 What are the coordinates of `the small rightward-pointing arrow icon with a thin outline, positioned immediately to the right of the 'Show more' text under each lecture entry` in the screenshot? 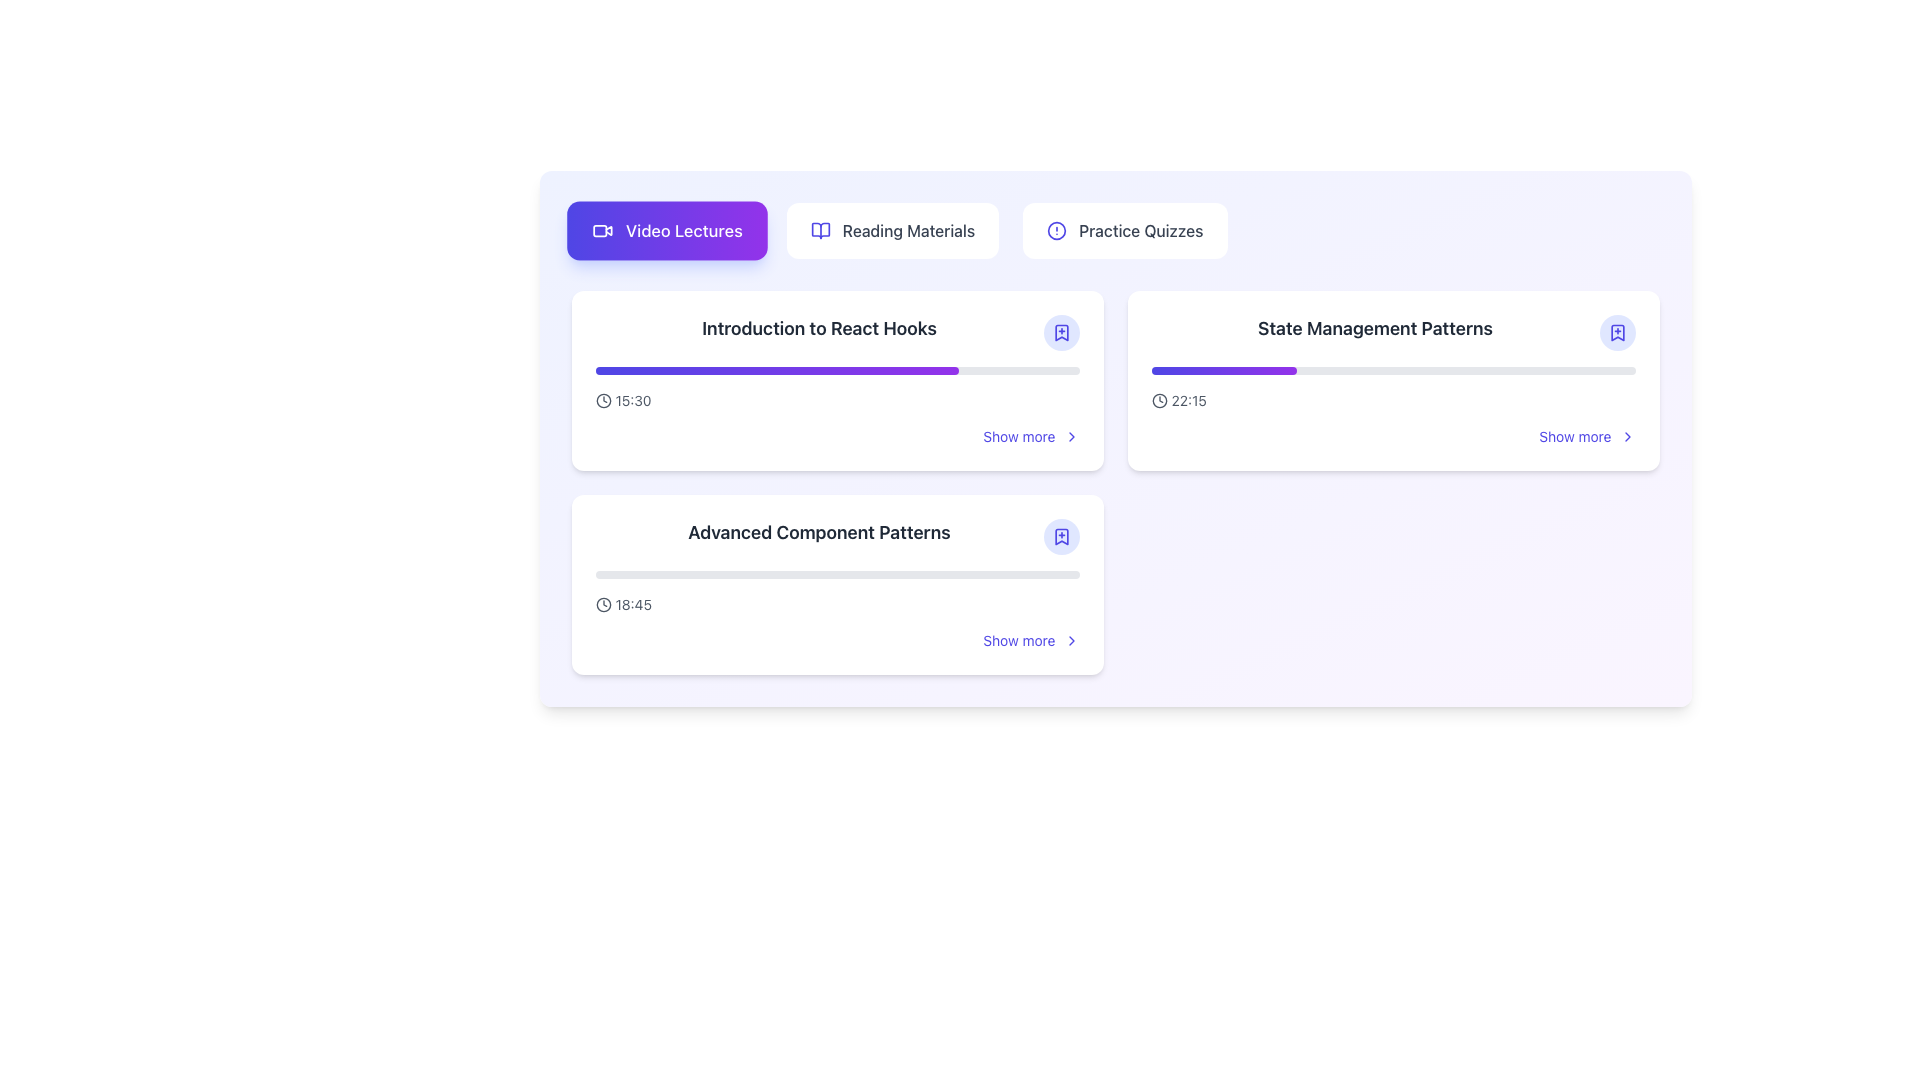 It's located at (1070, 435).